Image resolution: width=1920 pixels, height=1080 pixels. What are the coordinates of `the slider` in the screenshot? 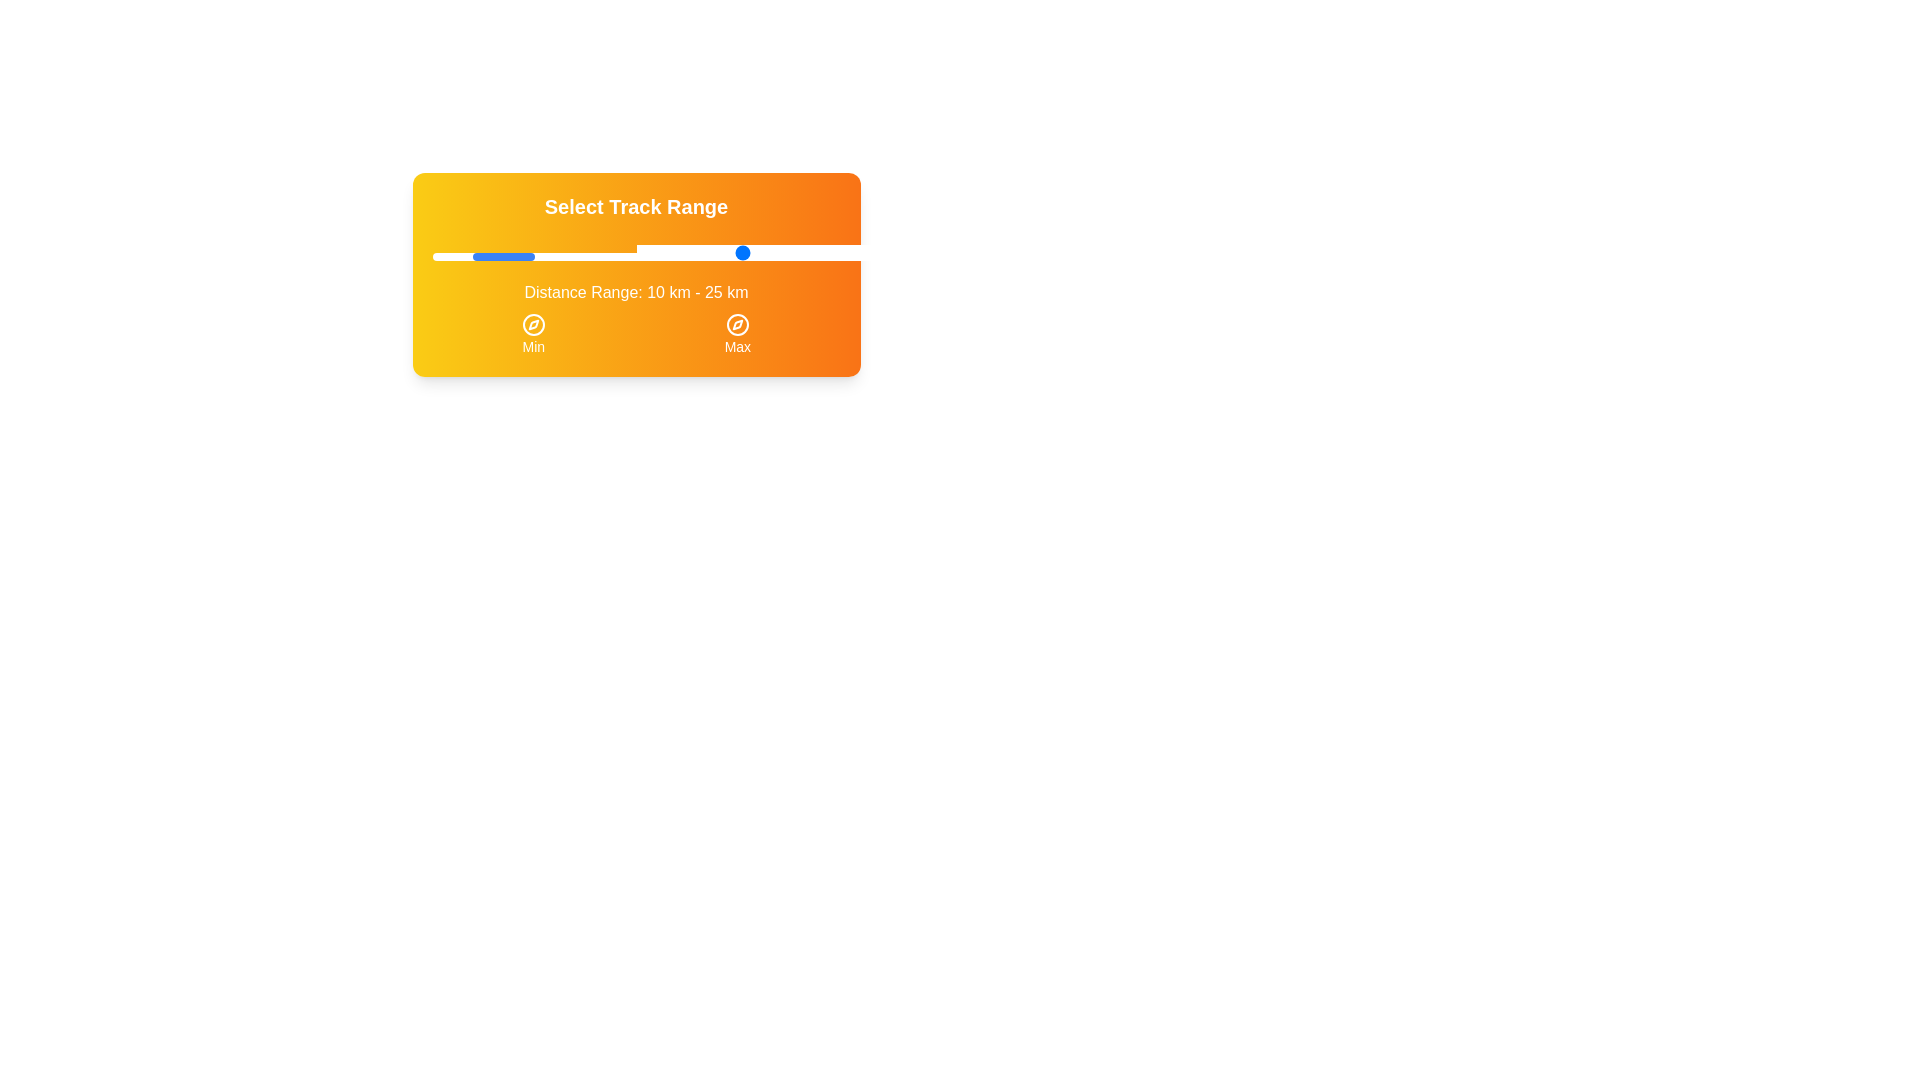 It's located at (648, 252).